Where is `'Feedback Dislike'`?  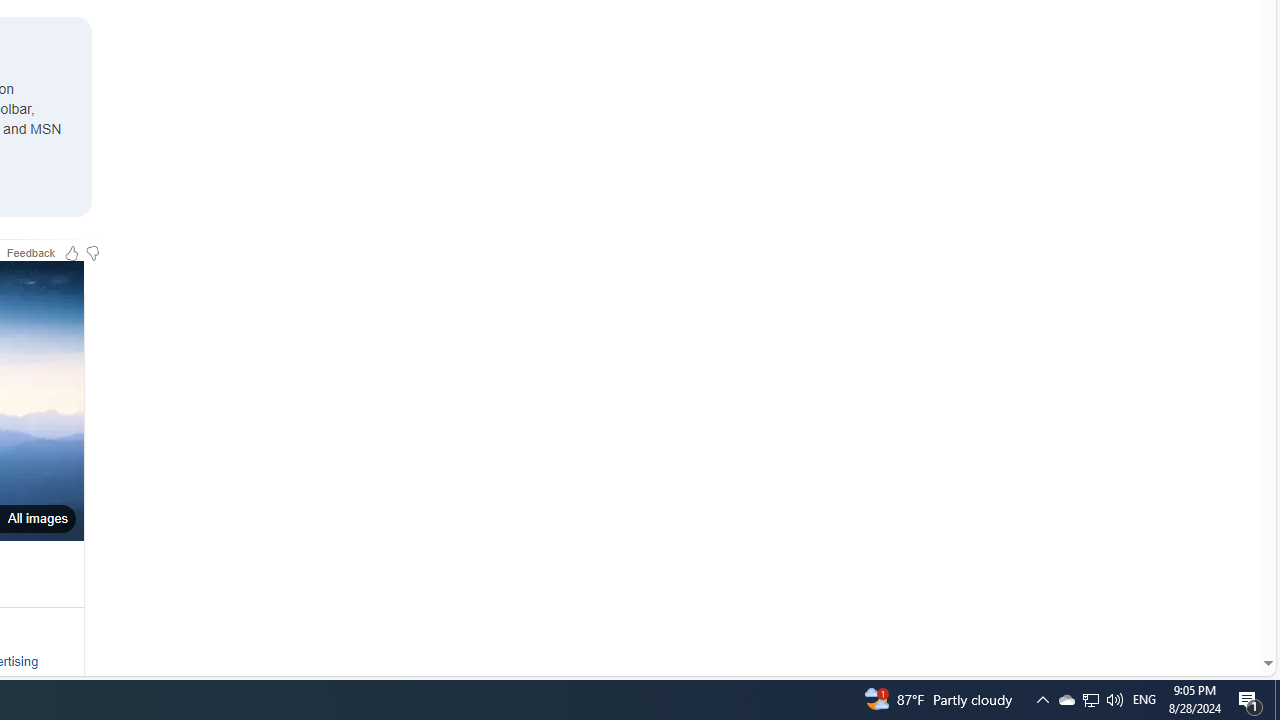
'Feedback Dislike' is located at coordinates (91, 251).